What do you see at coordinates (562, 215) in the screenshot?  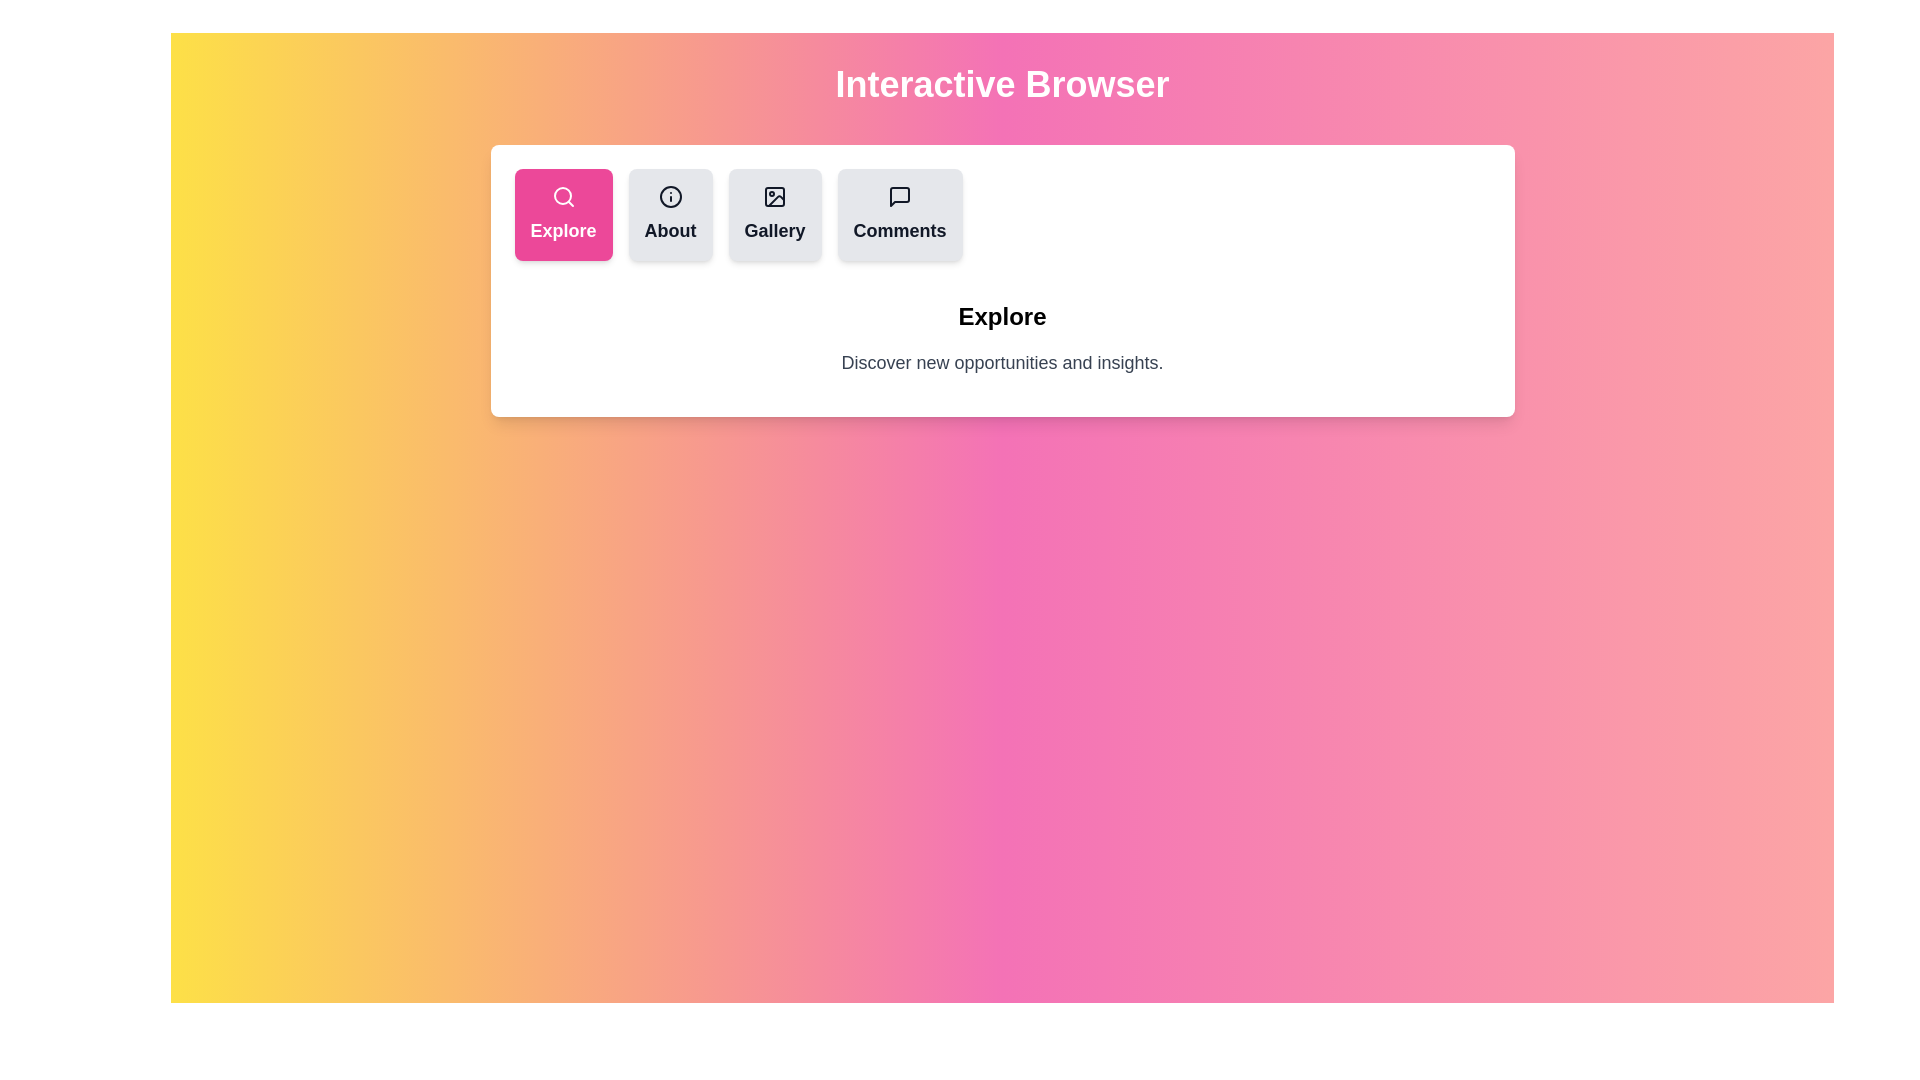 I see `the tab labeled Explore by clicking its button` at bounding box center [562, 215].